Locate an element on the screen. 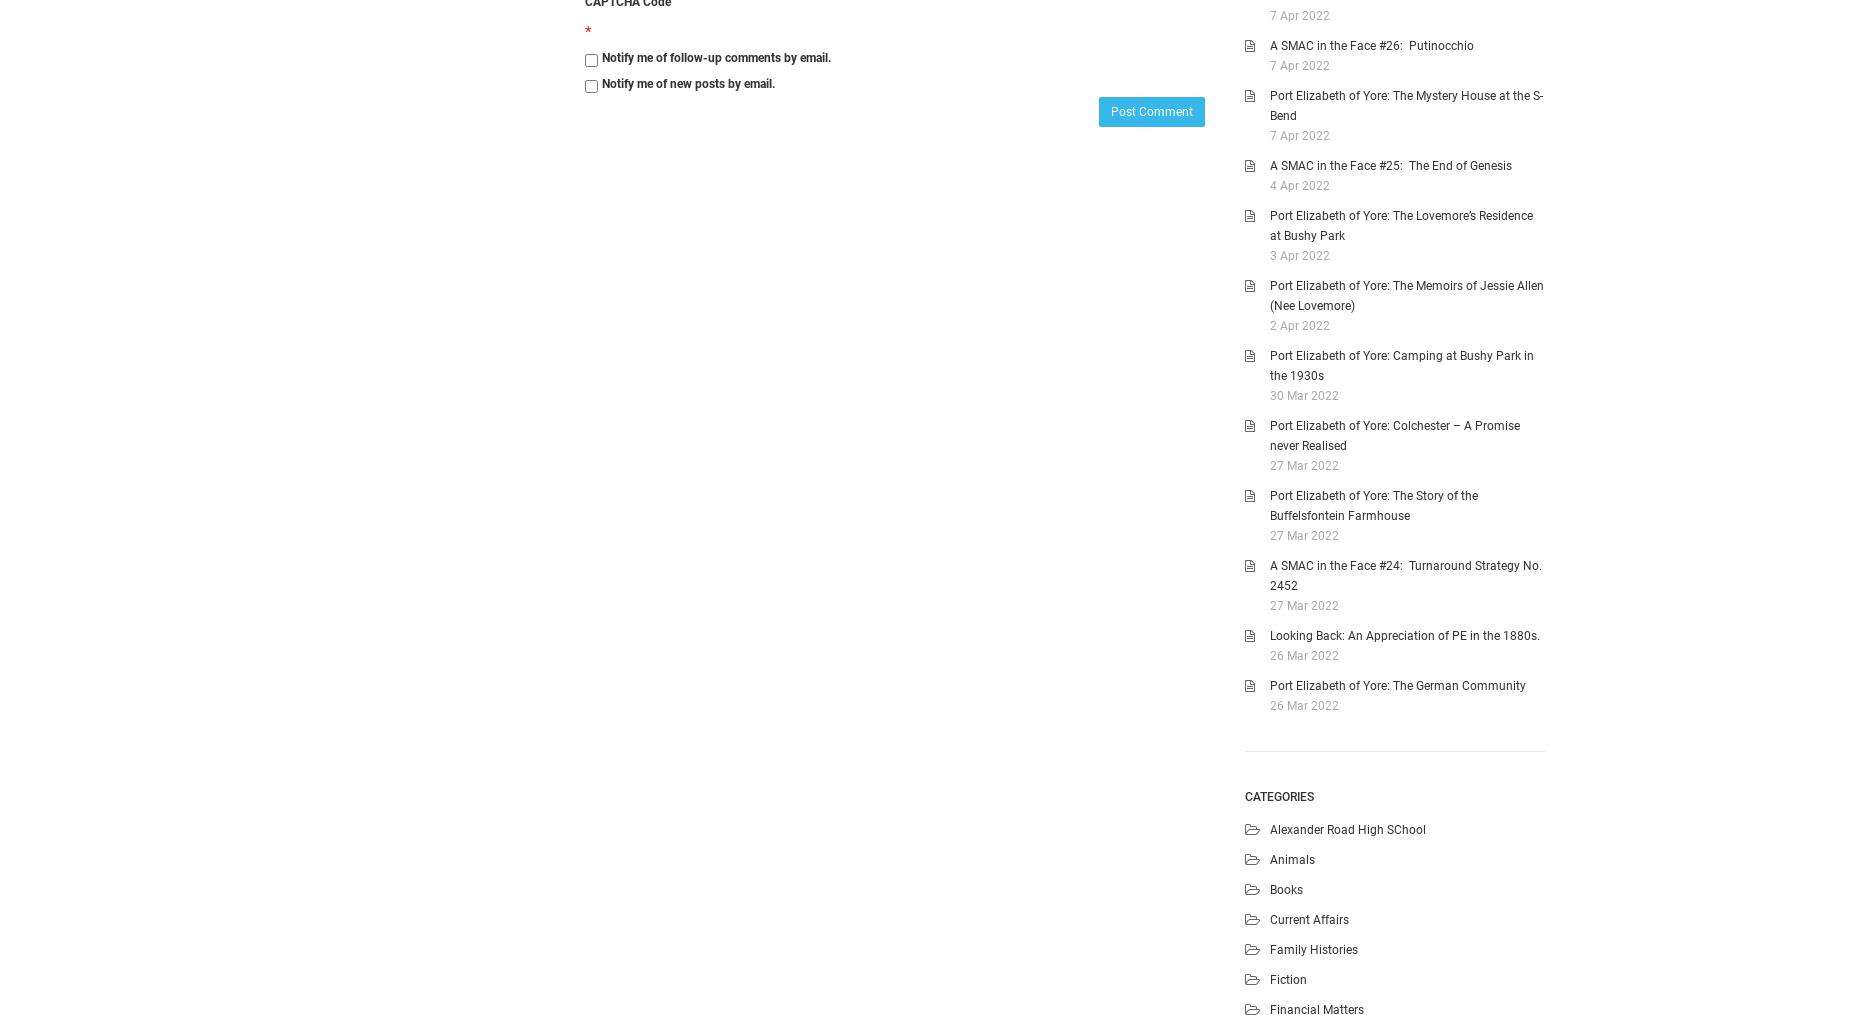  'A SMAC in the Face #25:  The End of Genesis' is located at coordinates (1391, 164).